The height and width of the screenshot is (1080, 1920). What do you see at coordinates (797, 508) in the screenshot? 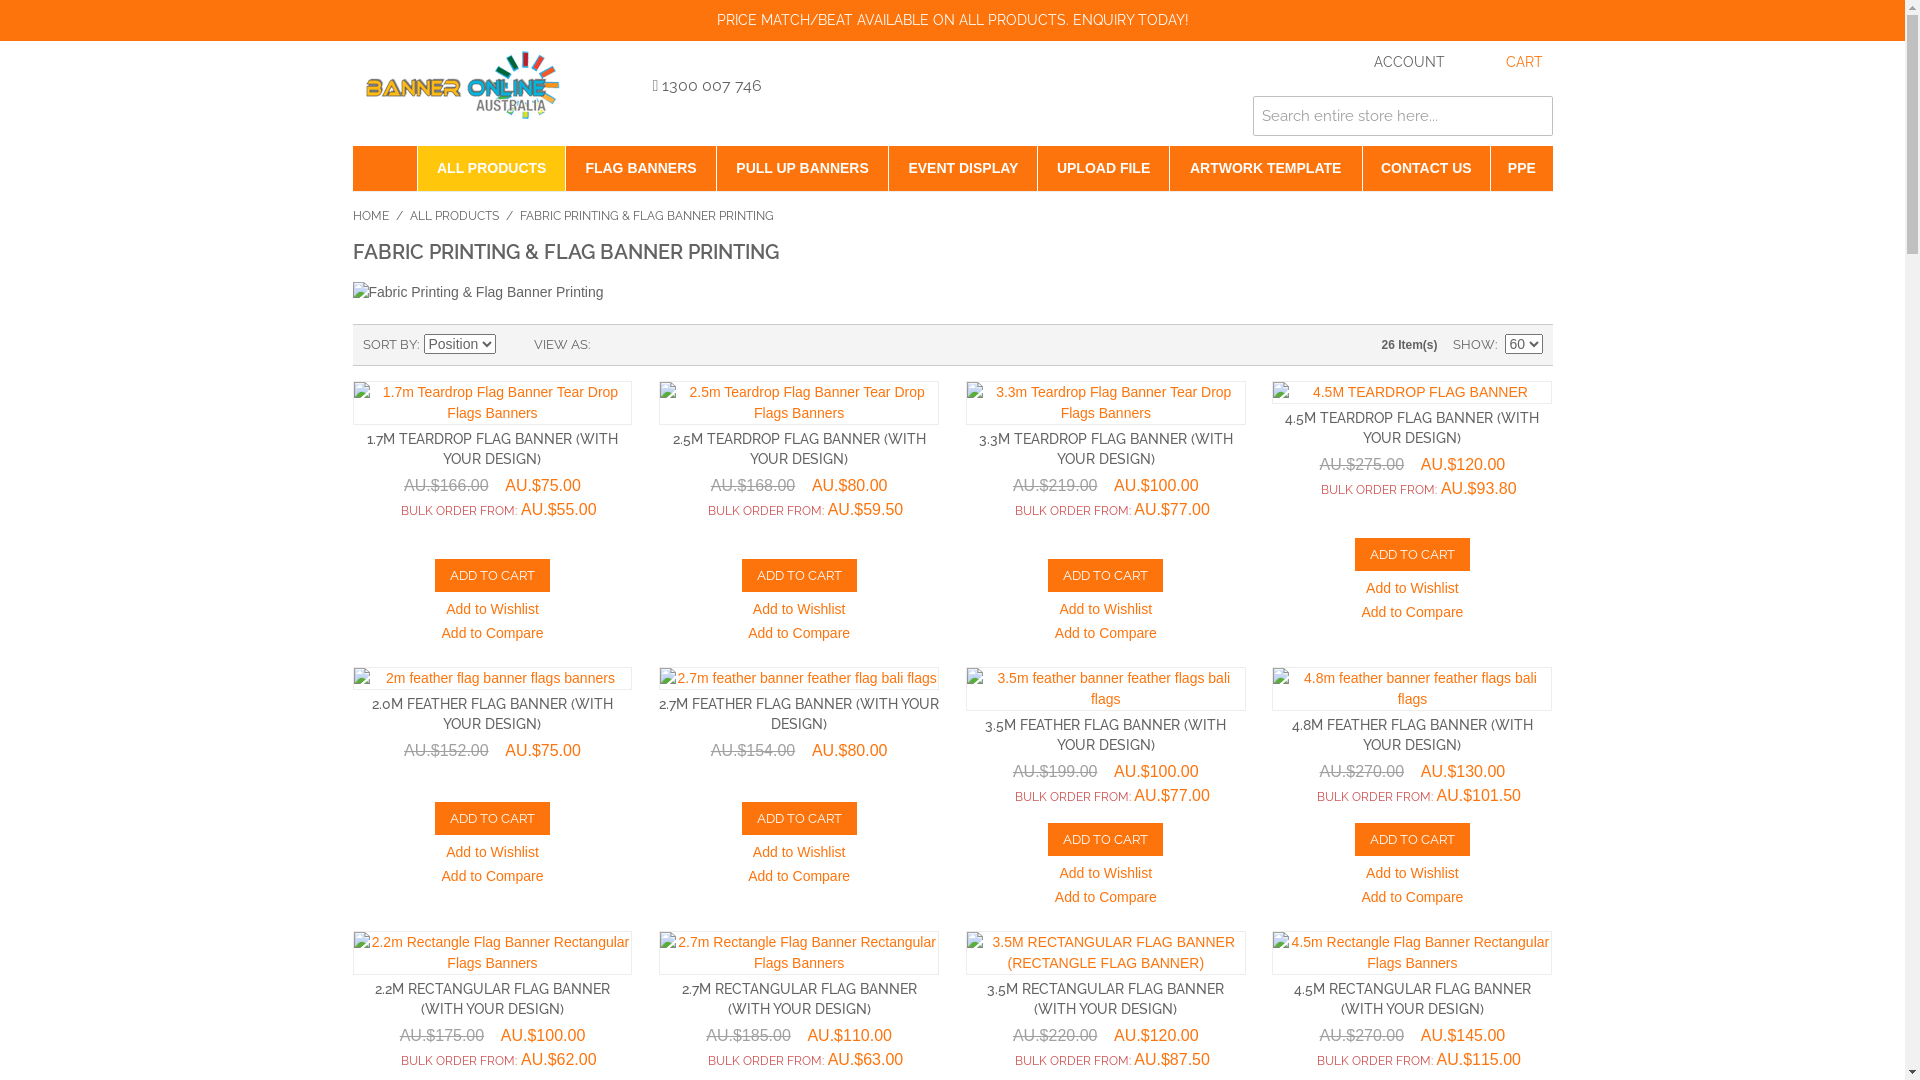
I see `'BULK ORDER FROM: AU.$59.50'` at bounding box center [797, 508].